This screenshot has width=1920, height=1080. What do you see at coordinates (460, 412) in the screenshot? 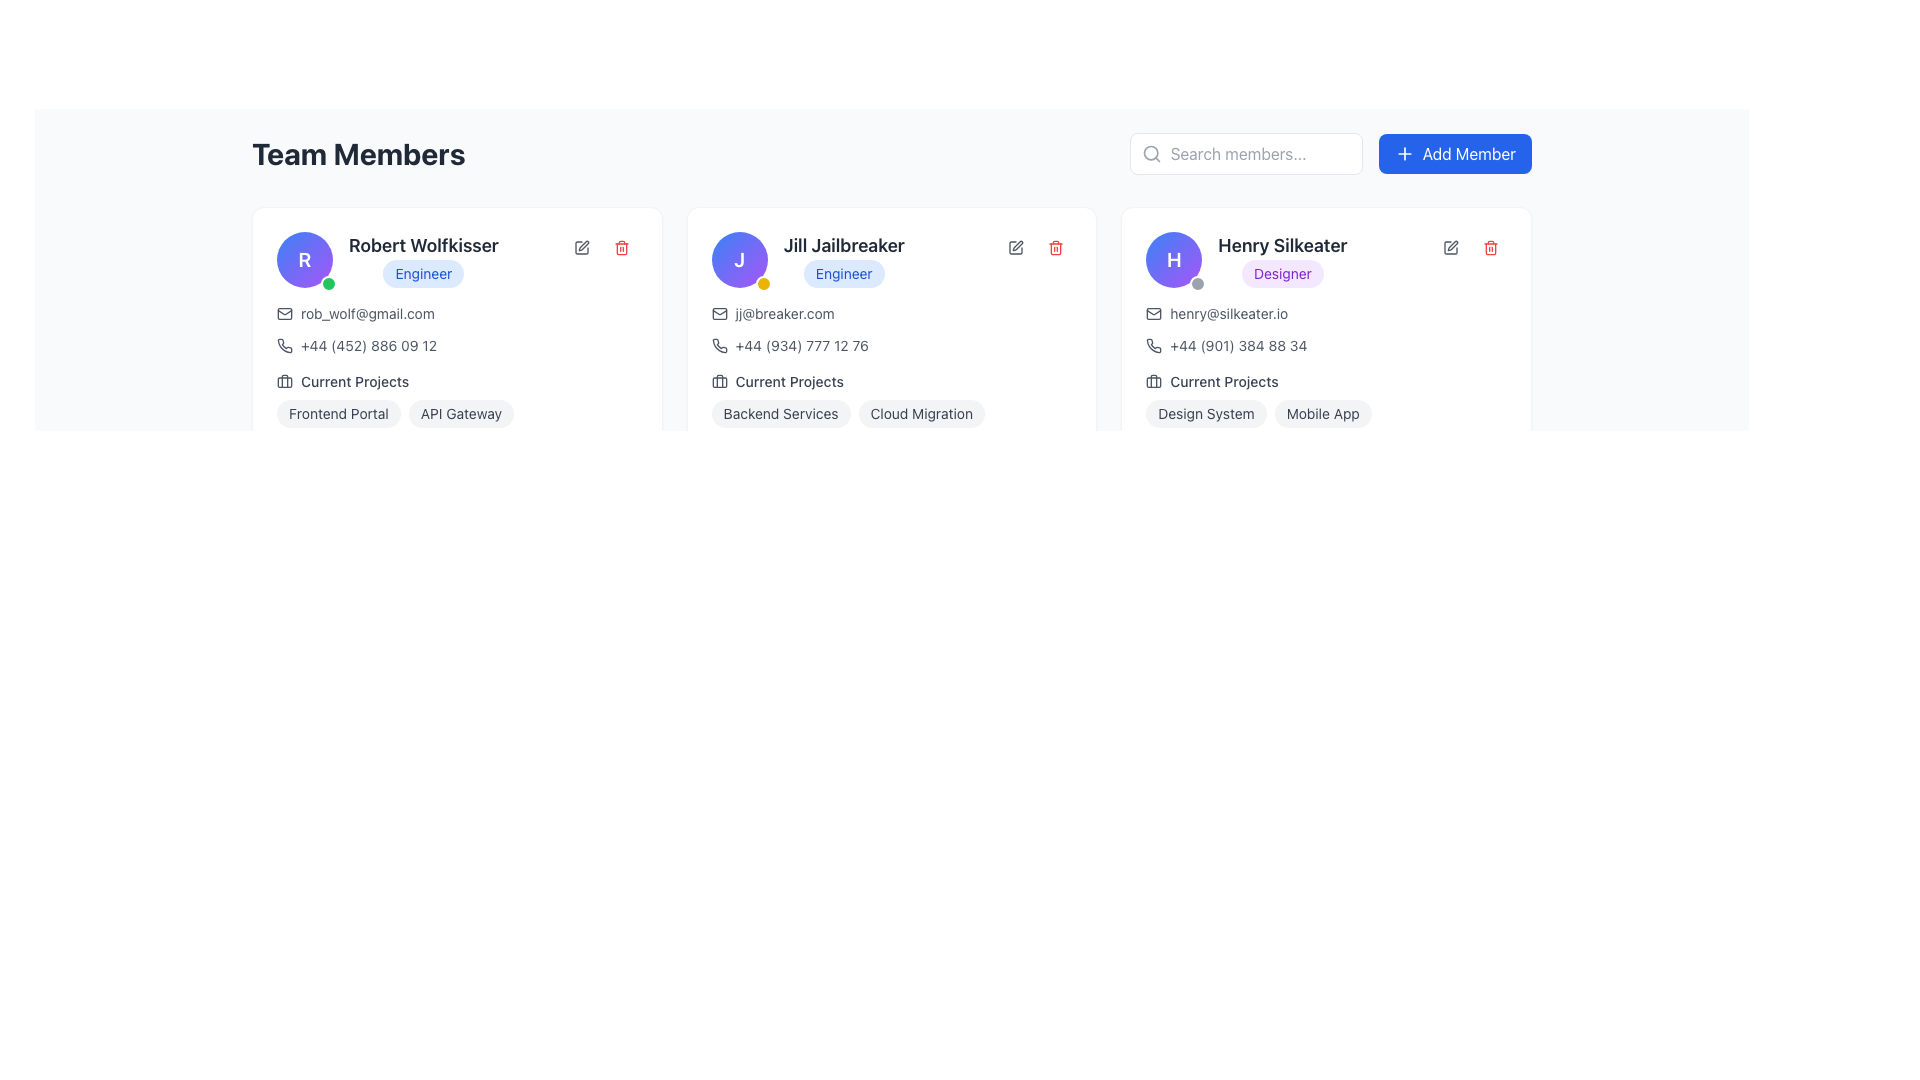
I see `the second label in the 'Current Projects' section of Robert Wolfkisser's profile card, which categorizes or describes the user's project involvement` at bounding box center [460, 412].